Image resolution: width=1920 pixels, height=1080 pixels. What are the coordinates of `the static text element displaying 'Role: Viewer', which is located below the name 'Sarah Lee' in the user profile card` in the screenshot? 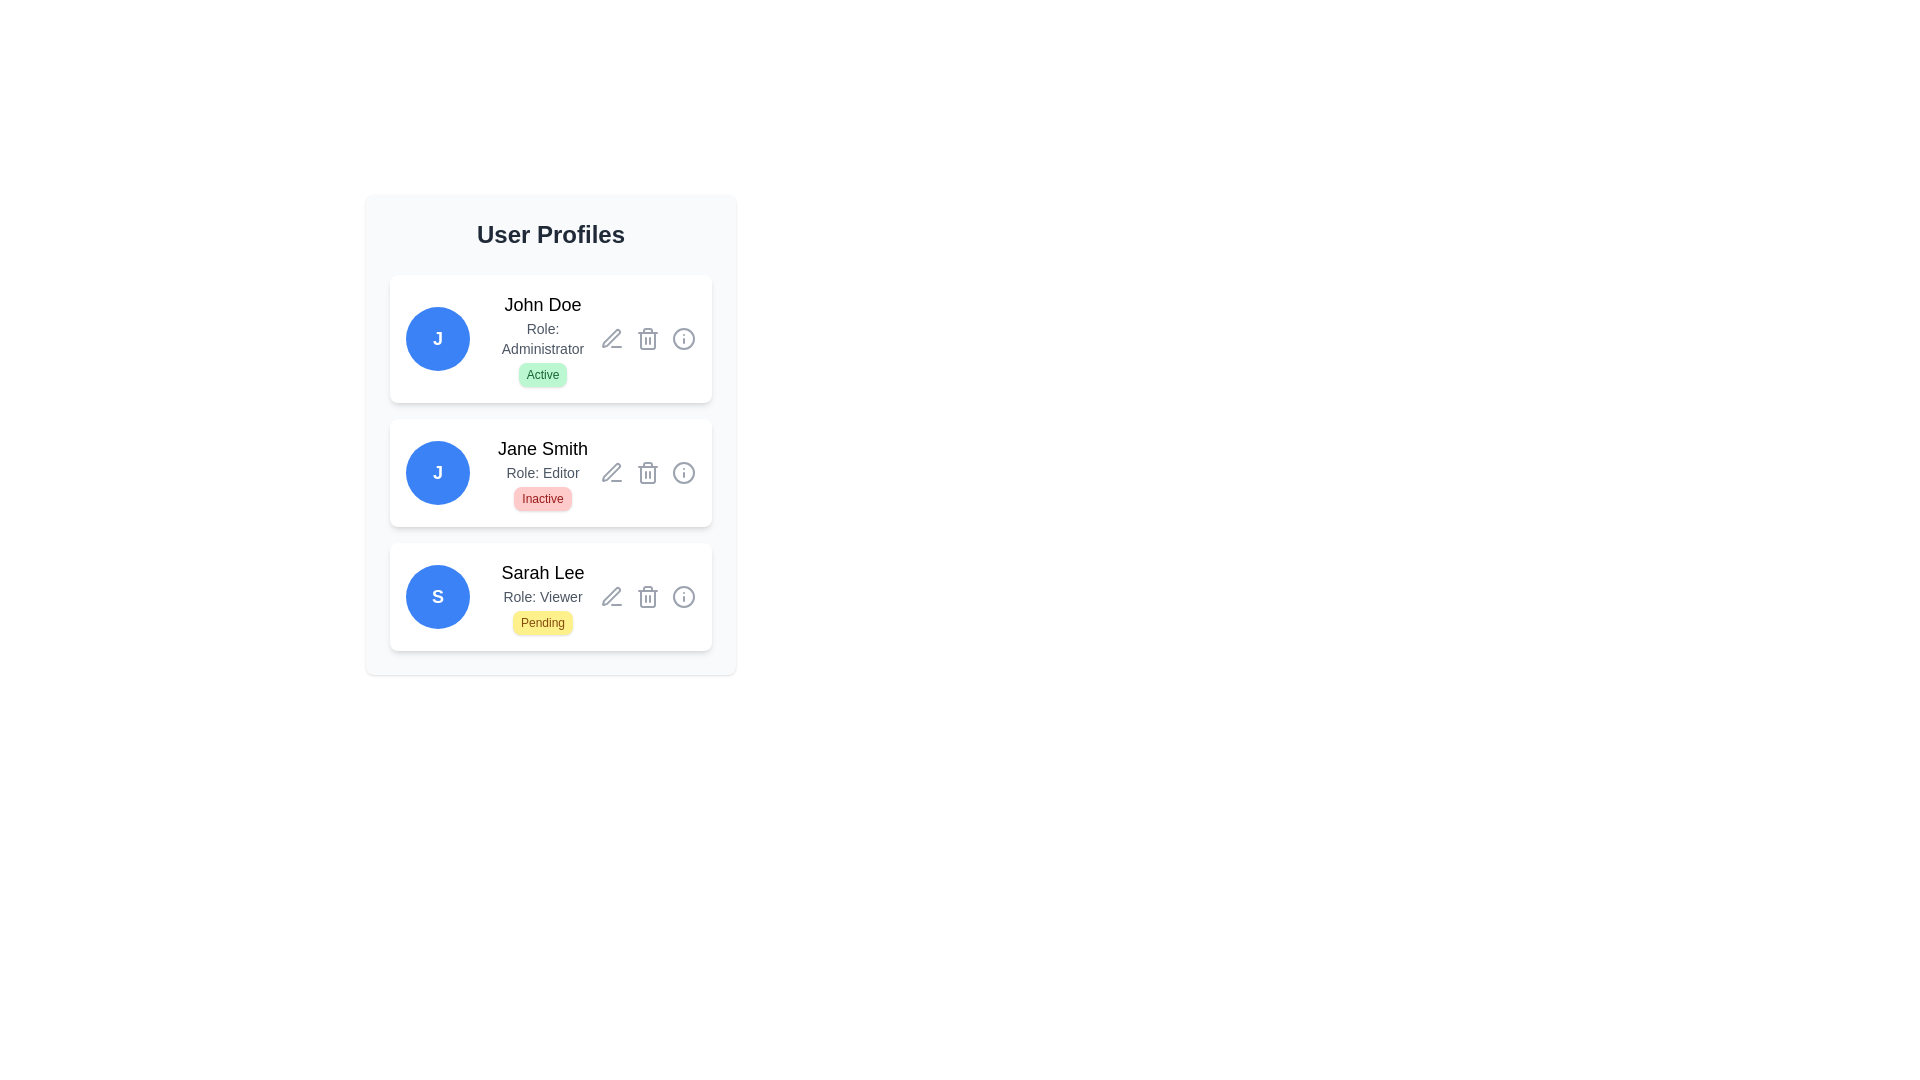 It's located at (542, 596).